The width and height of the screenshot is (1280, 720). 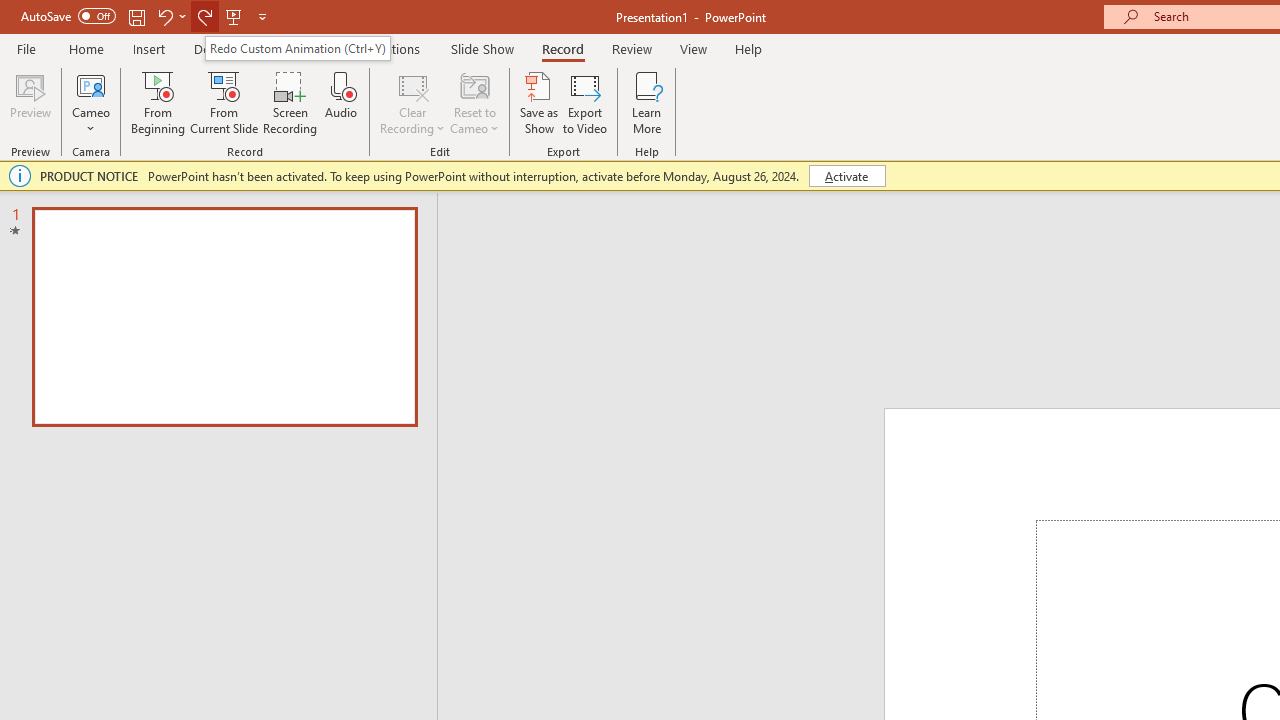 What do you see at coordinates (584, 103) in the screenshot?
I see `'Export to Video'` at bounding box center [584, 103].